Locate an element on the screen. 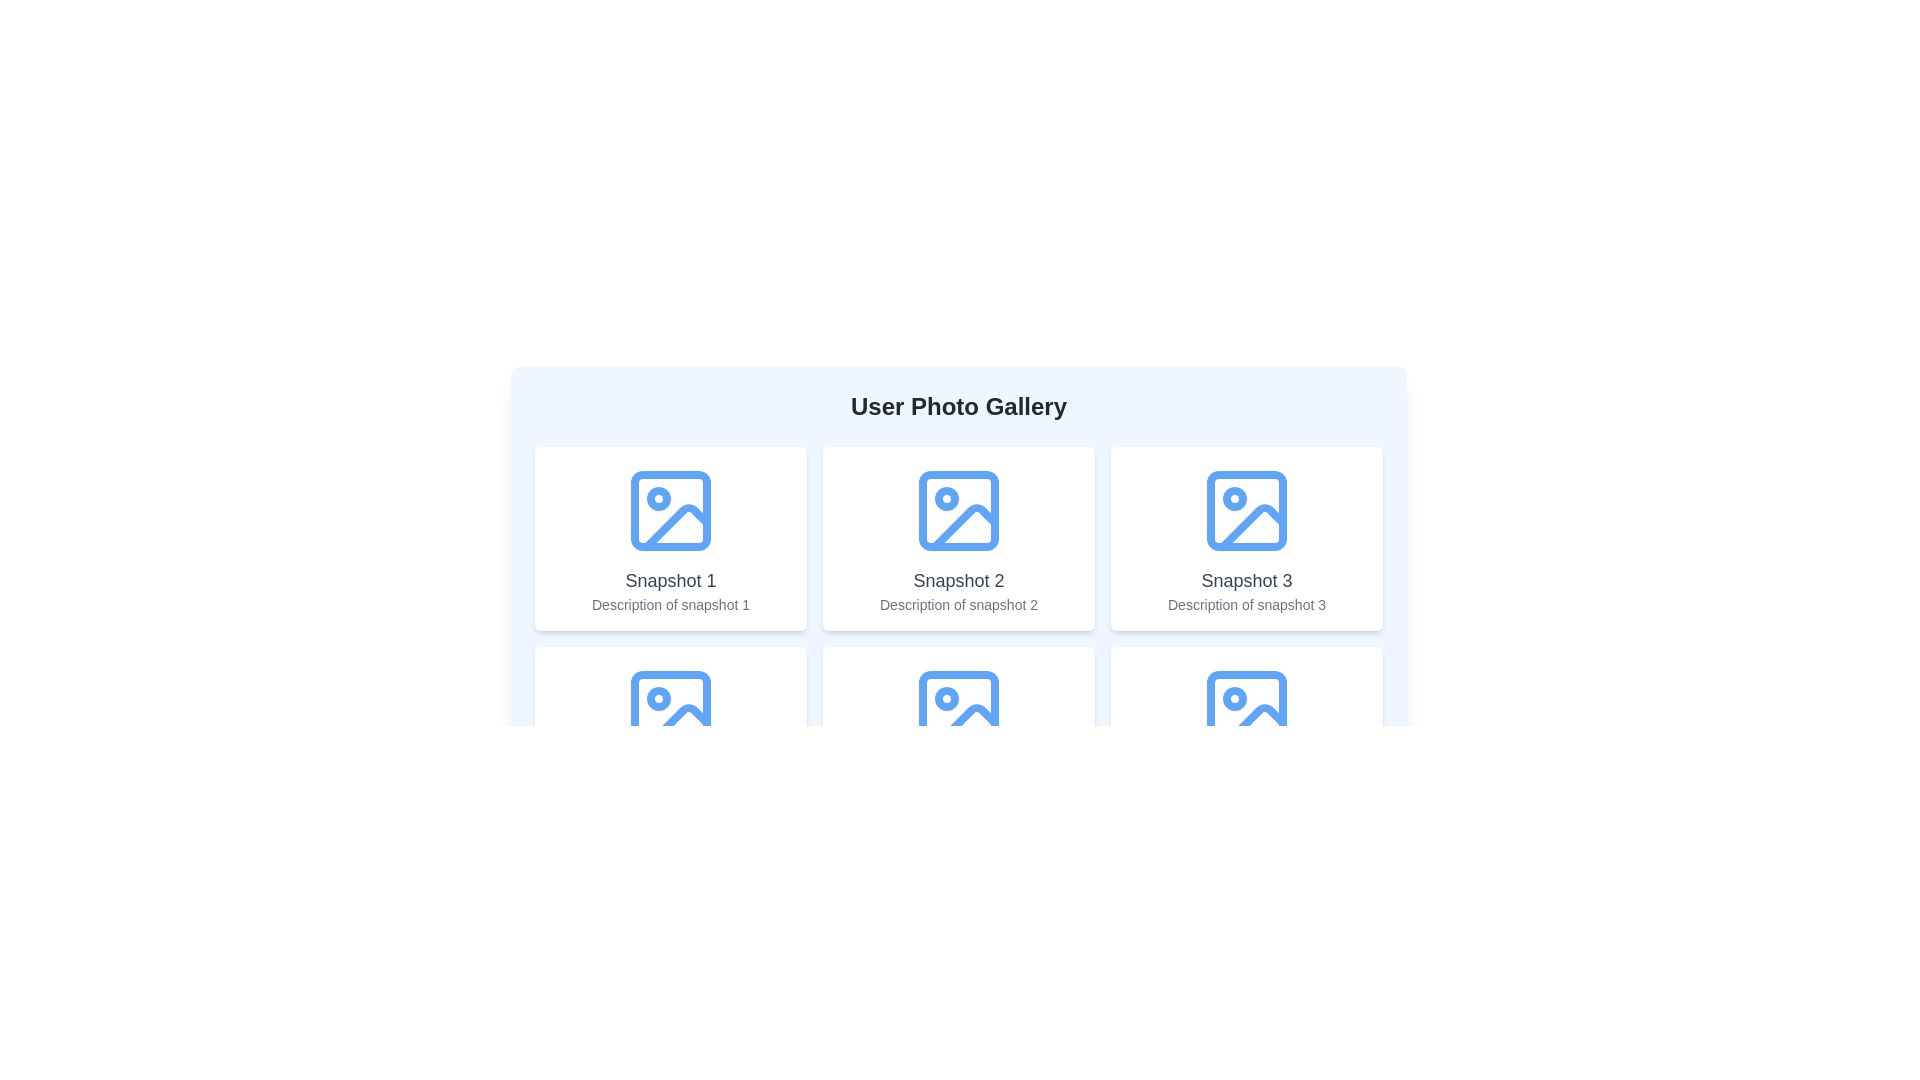 This screenshot has height=1080, width=1920. the tiny circular shape mimicking a lens in the photo icon with a blue outline, located near the top-left quadrant within the 'Snapshot 2' gallery image is located at coordinates (945, 697).